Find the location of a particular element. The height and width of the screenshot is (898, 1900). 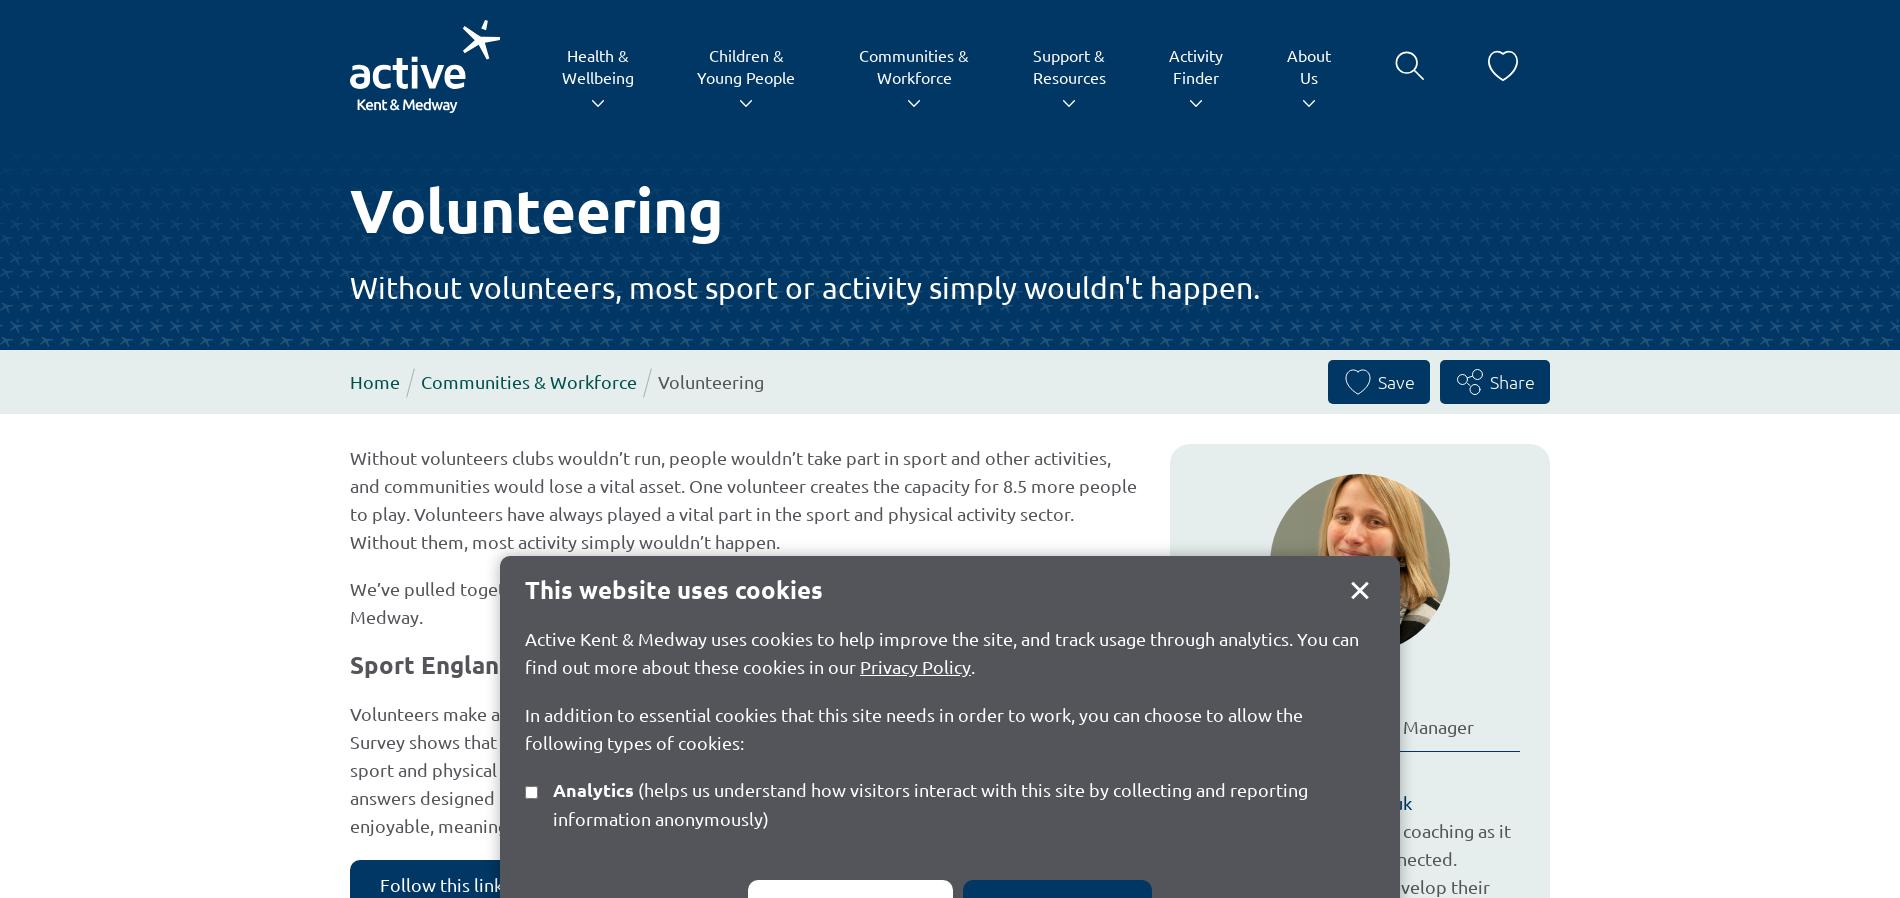

'Share' is located at coordinates (1512, 380).